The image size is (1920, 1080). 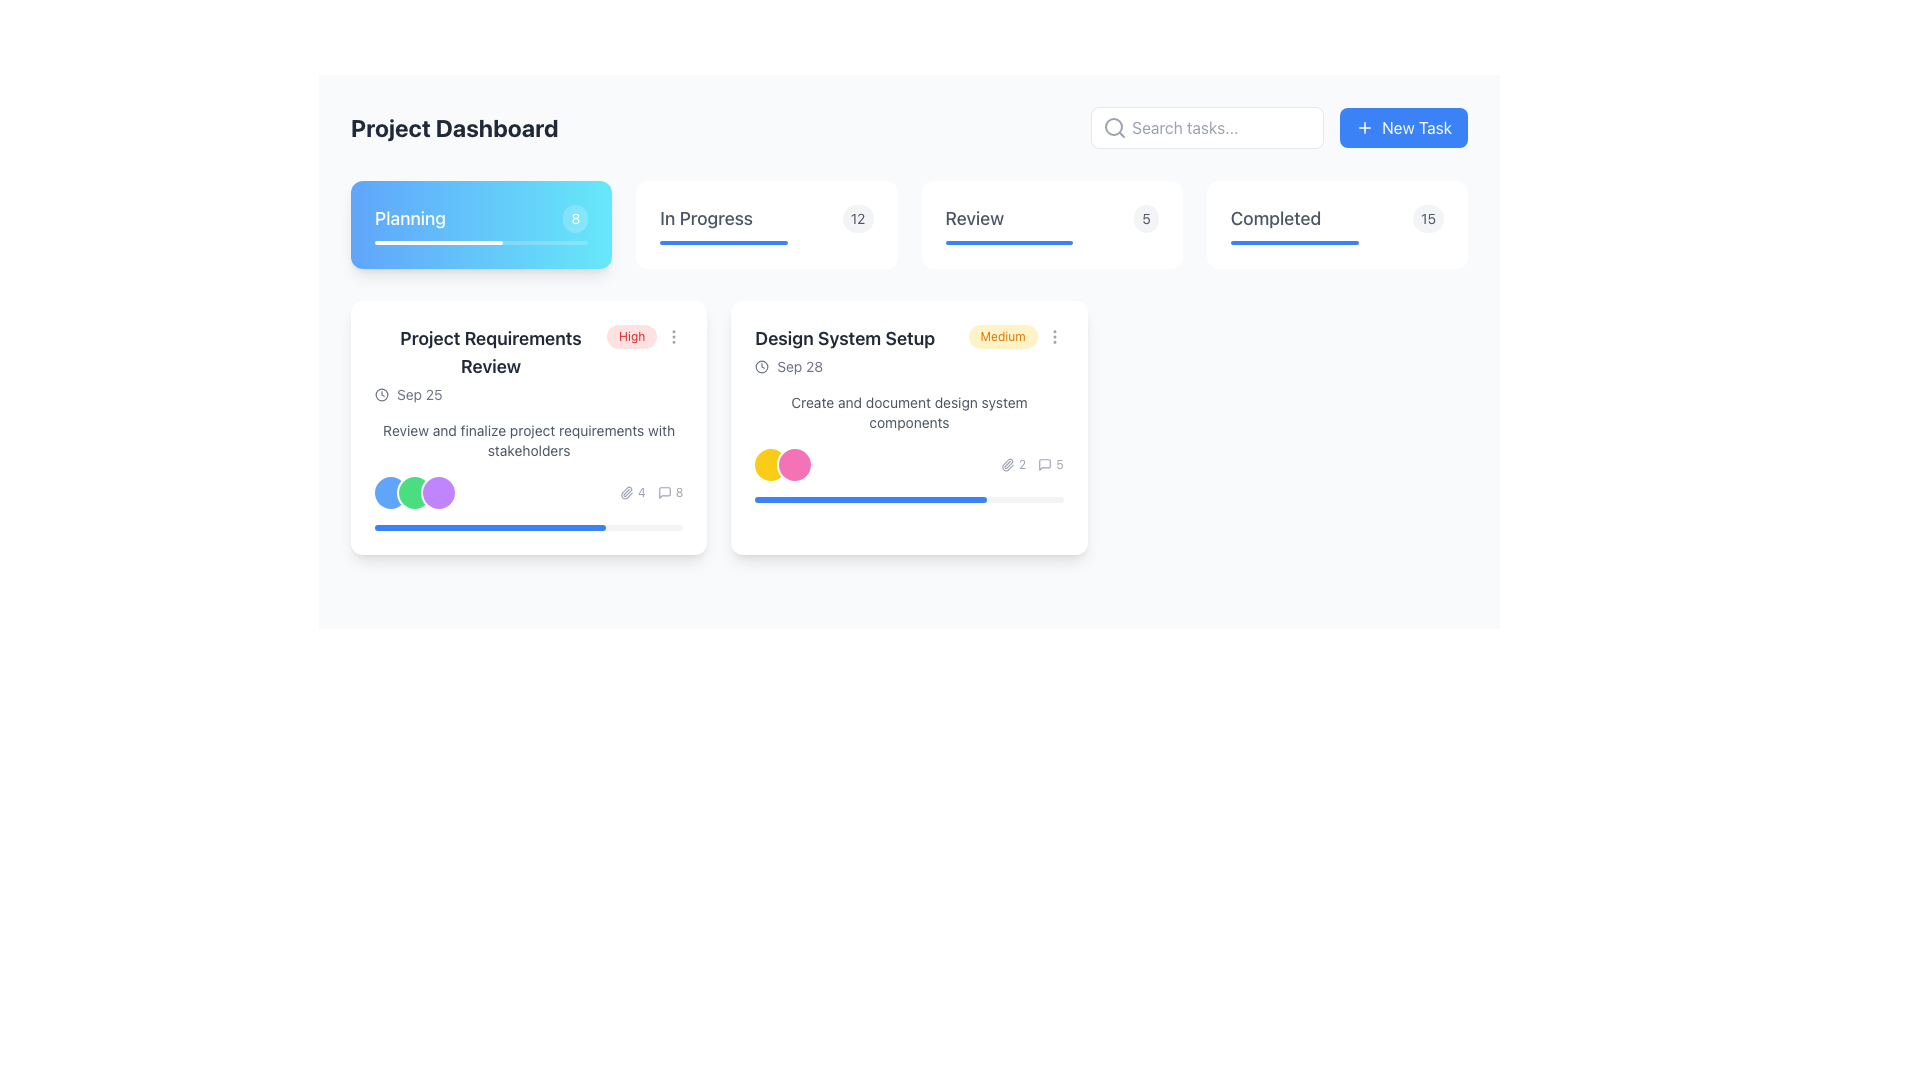 What do you see at coordinates (1053, 335) in the screenshot?
I see `the button with a vertical ellipsis icon located at the top-right corner of the 'Design System Setup' card, which has a yellow 'Medium' badge` at bounding box center [1053, 335].